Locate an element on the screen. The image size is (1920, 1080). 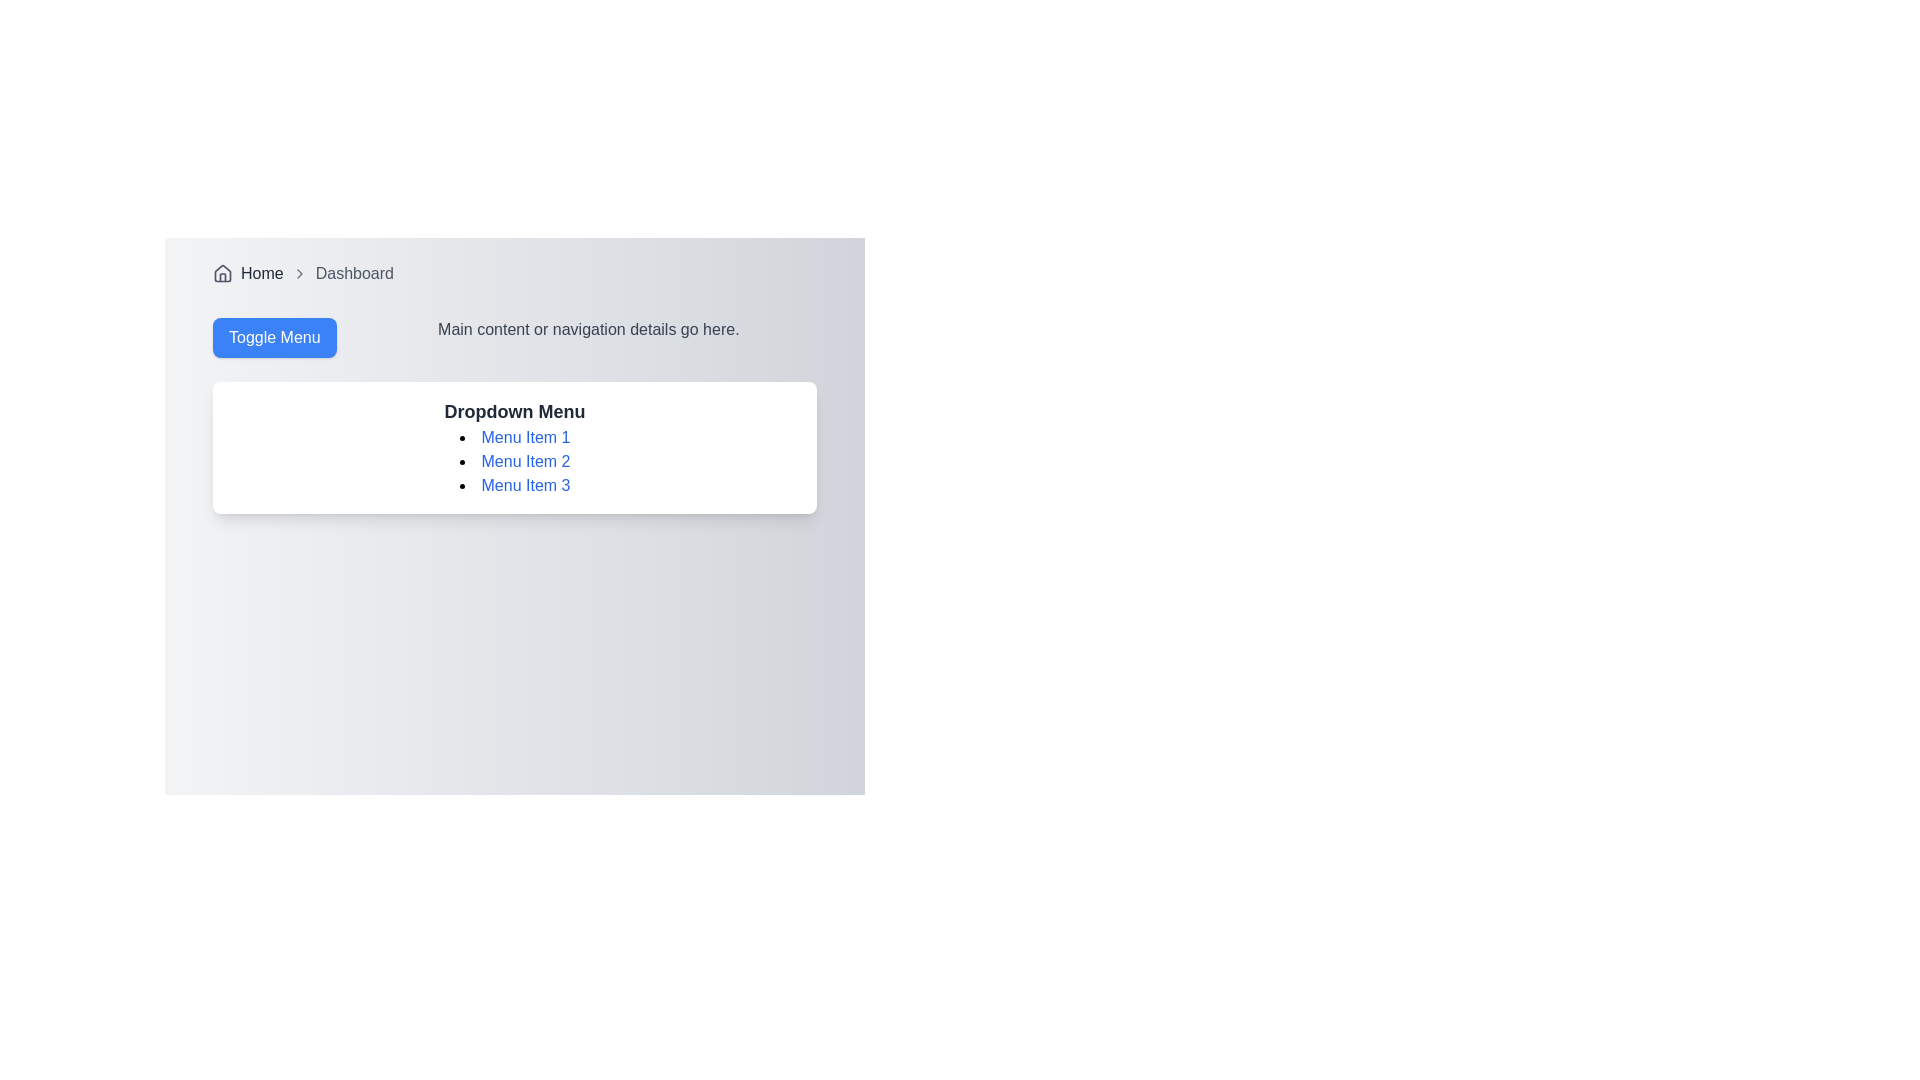
the text display element that shows 'Main content or navigation details go here.' which is styled in gray and located to the right of the 'Toggle Menu' button is located at coordinates (587, 337).